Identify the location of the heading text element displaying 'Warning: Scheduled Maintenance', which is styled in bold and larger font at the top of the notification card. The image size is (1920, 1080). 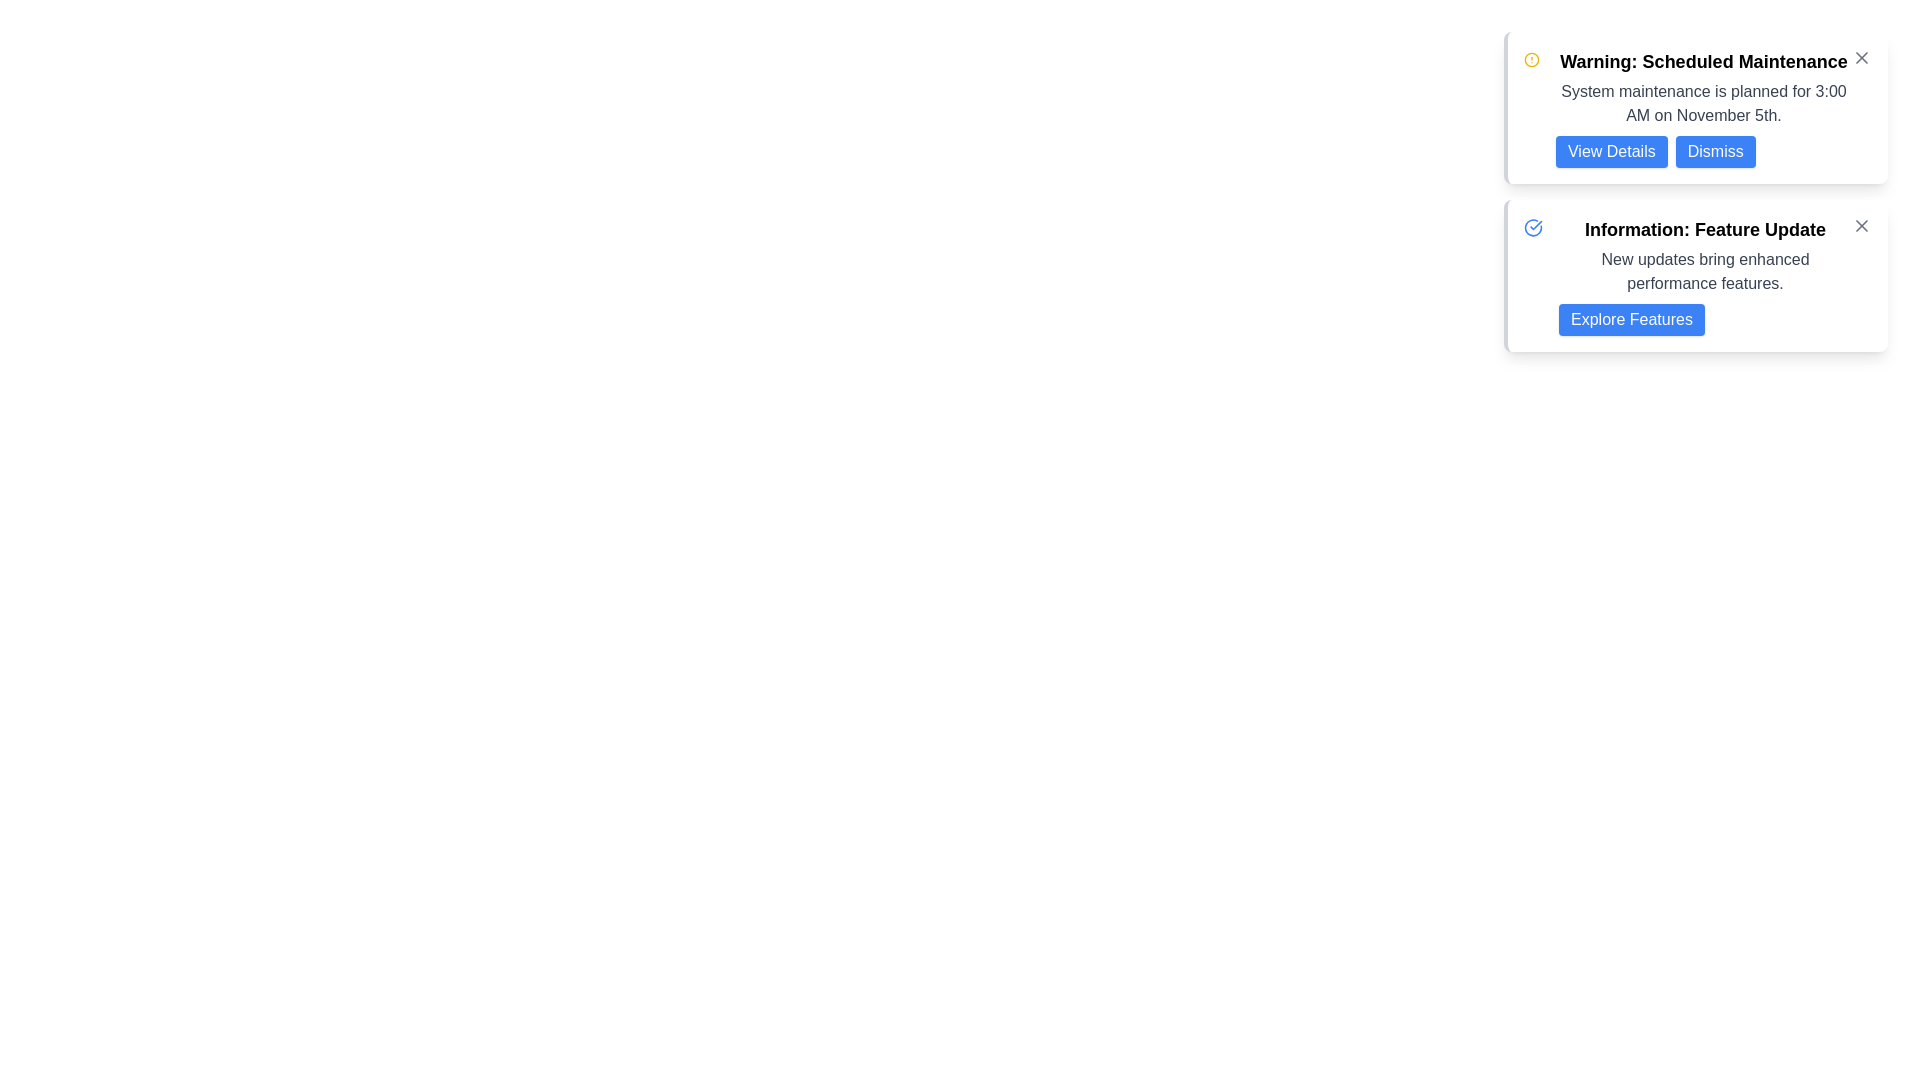
(1703, 60).